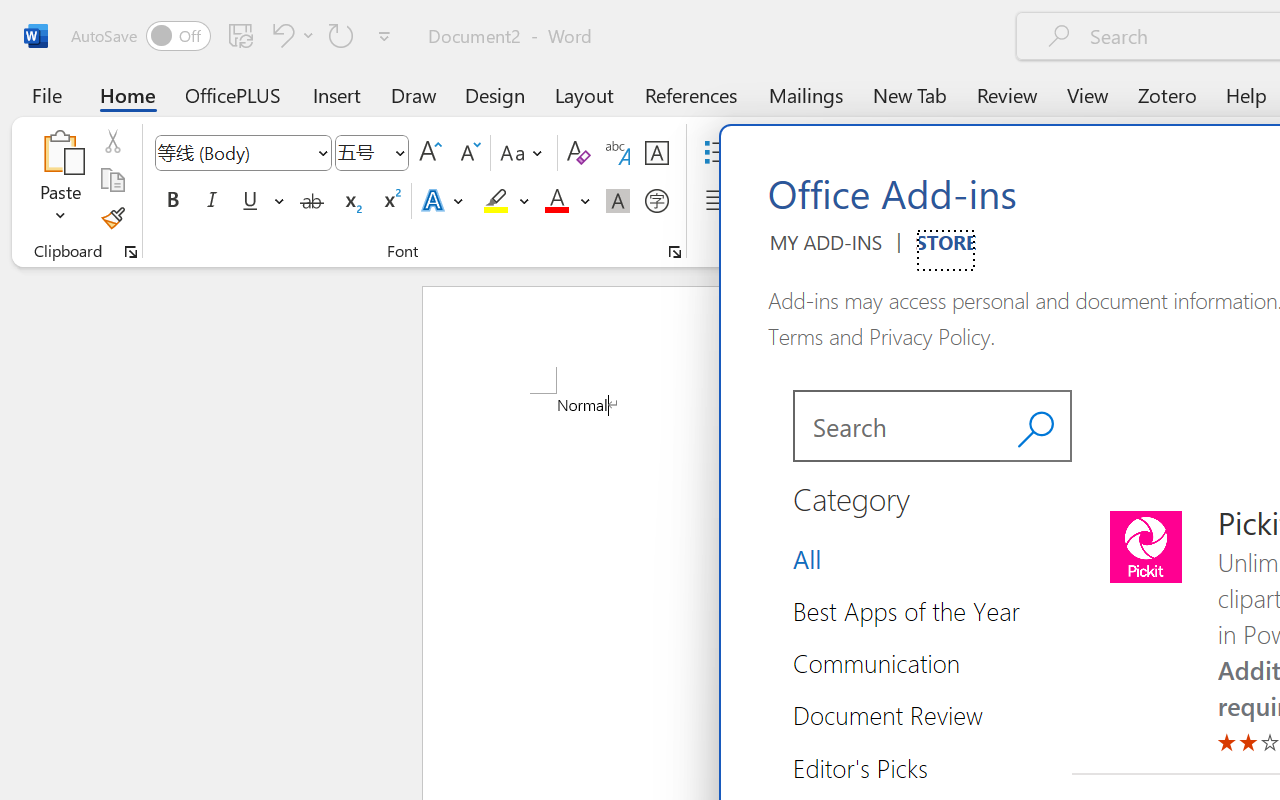  I want to click on 'Text Highlight Color Yellow', so click(496, 201).